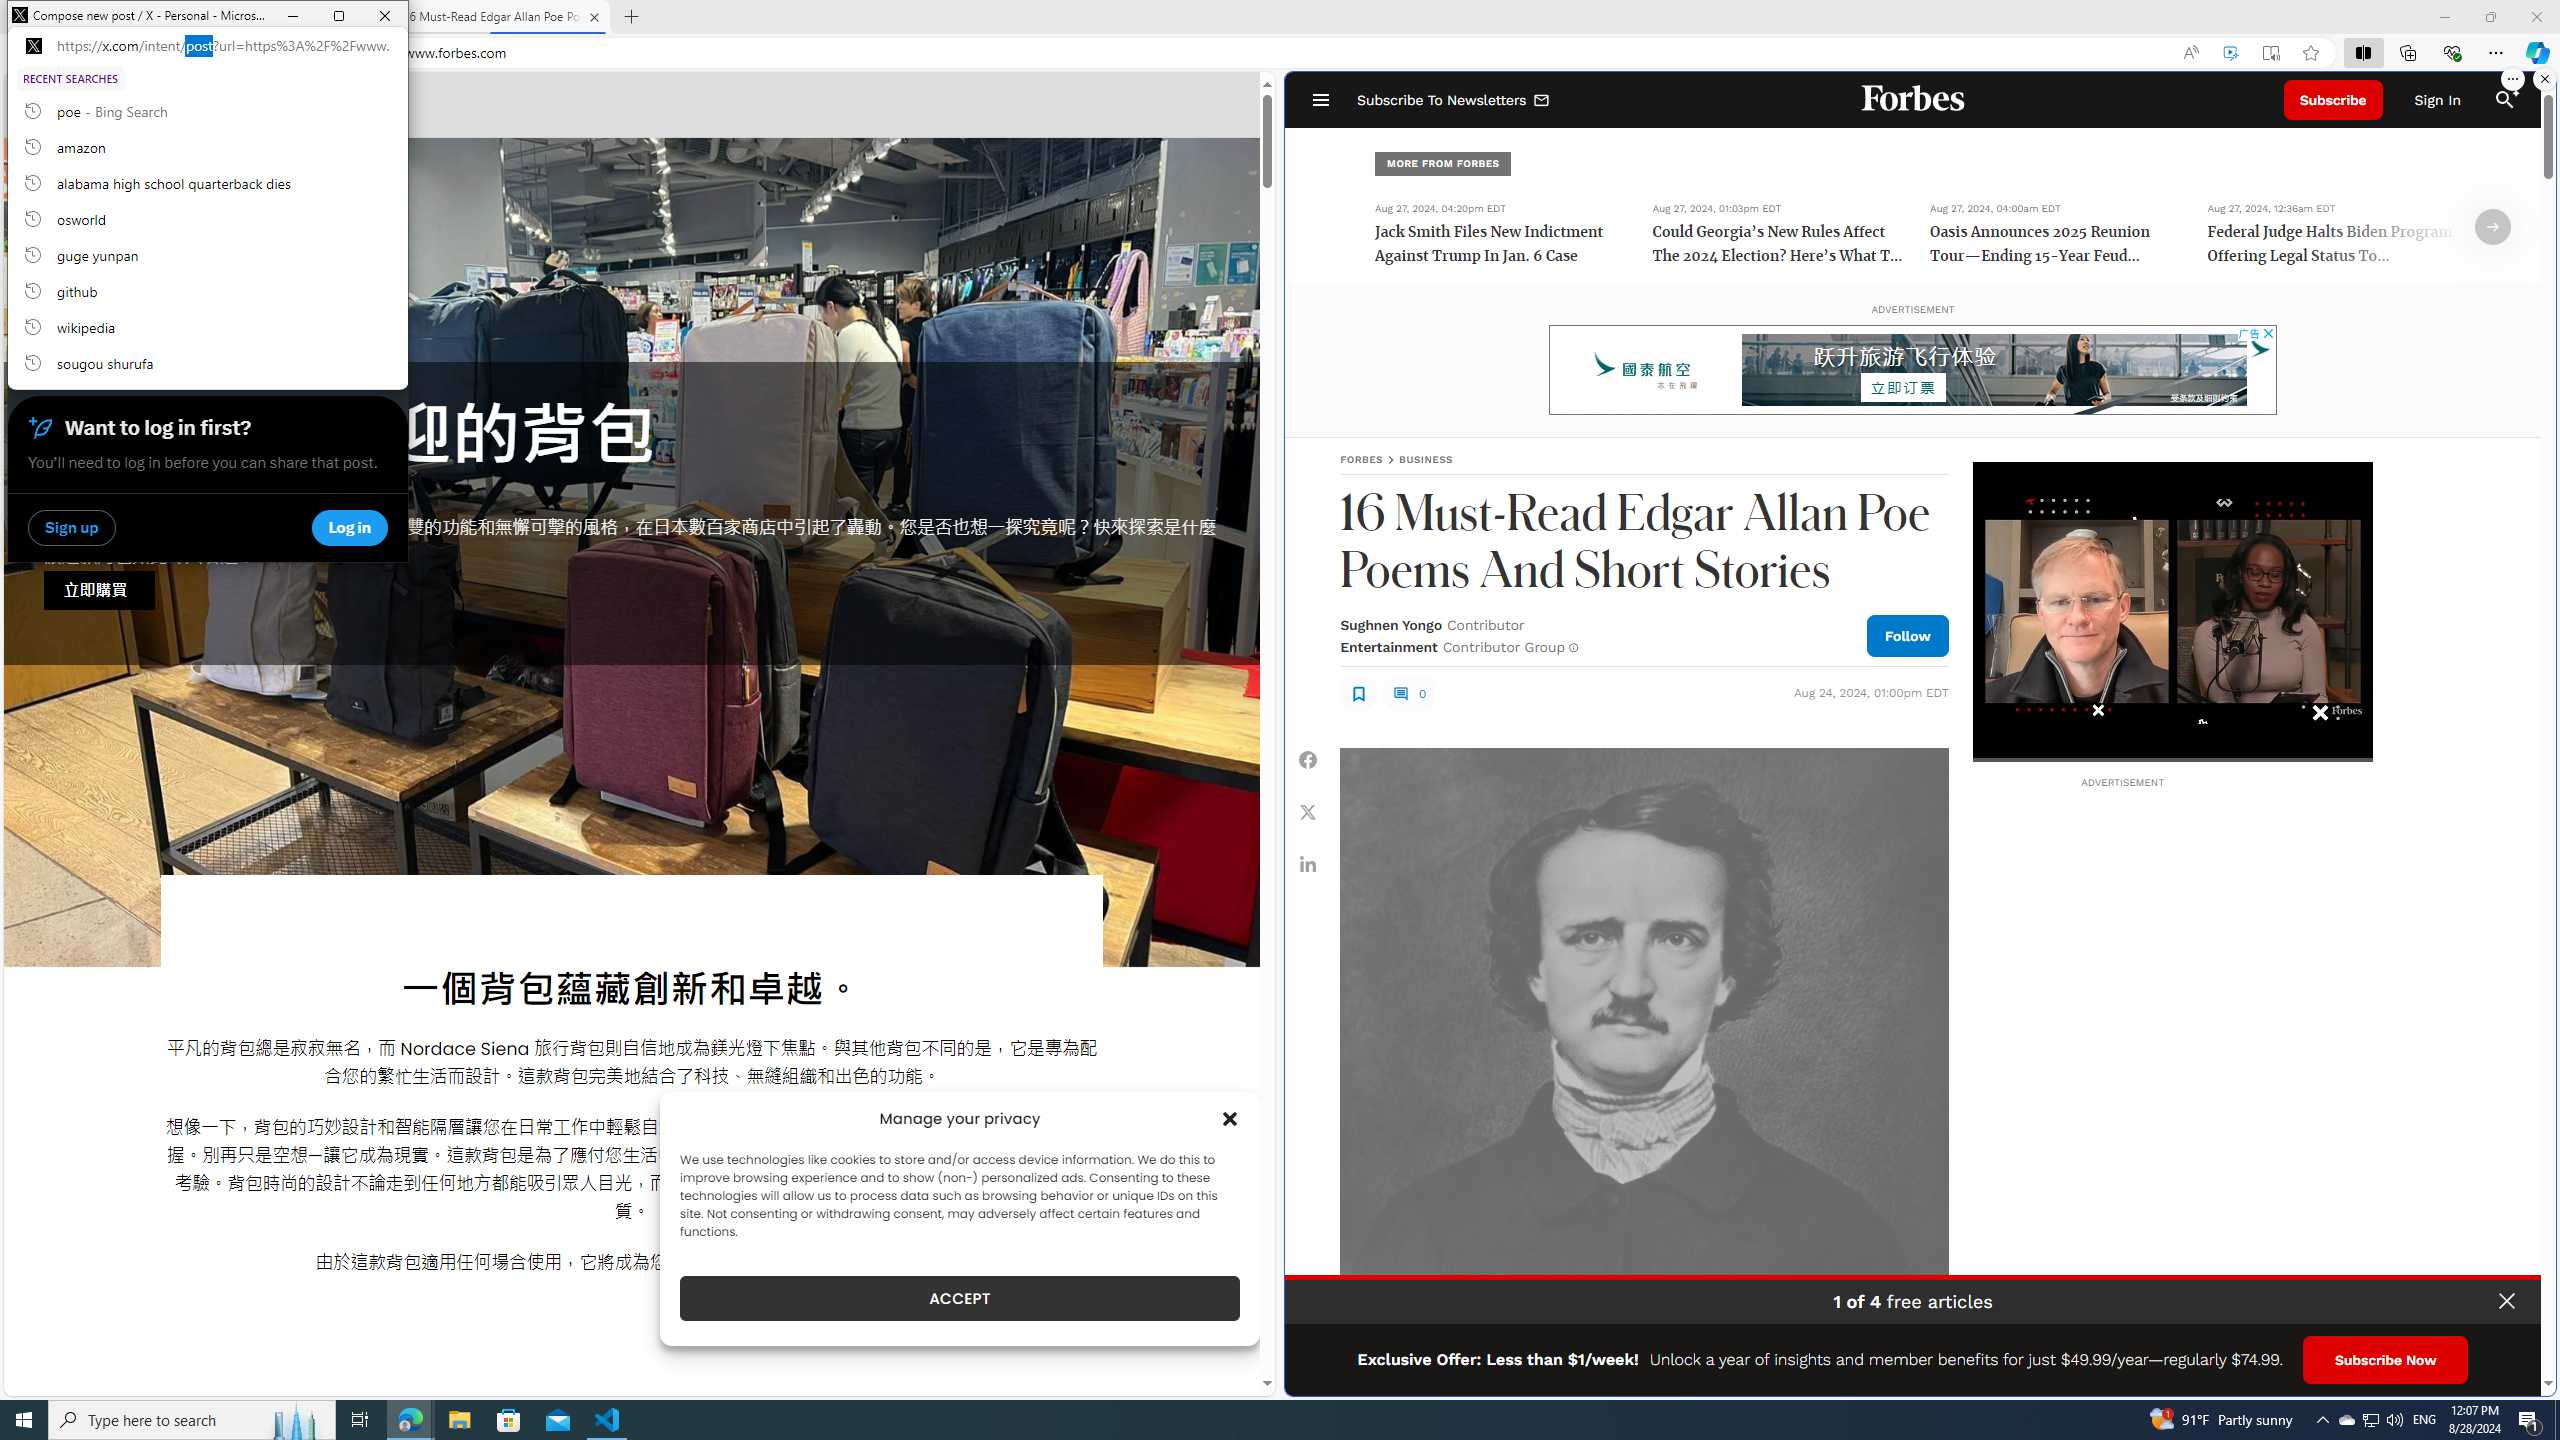  What do you see at coordinates (607, 1418) in the screenshot?
I see `'Visual Studio Code - 1 running window'` at bounding box center [607, 1418].